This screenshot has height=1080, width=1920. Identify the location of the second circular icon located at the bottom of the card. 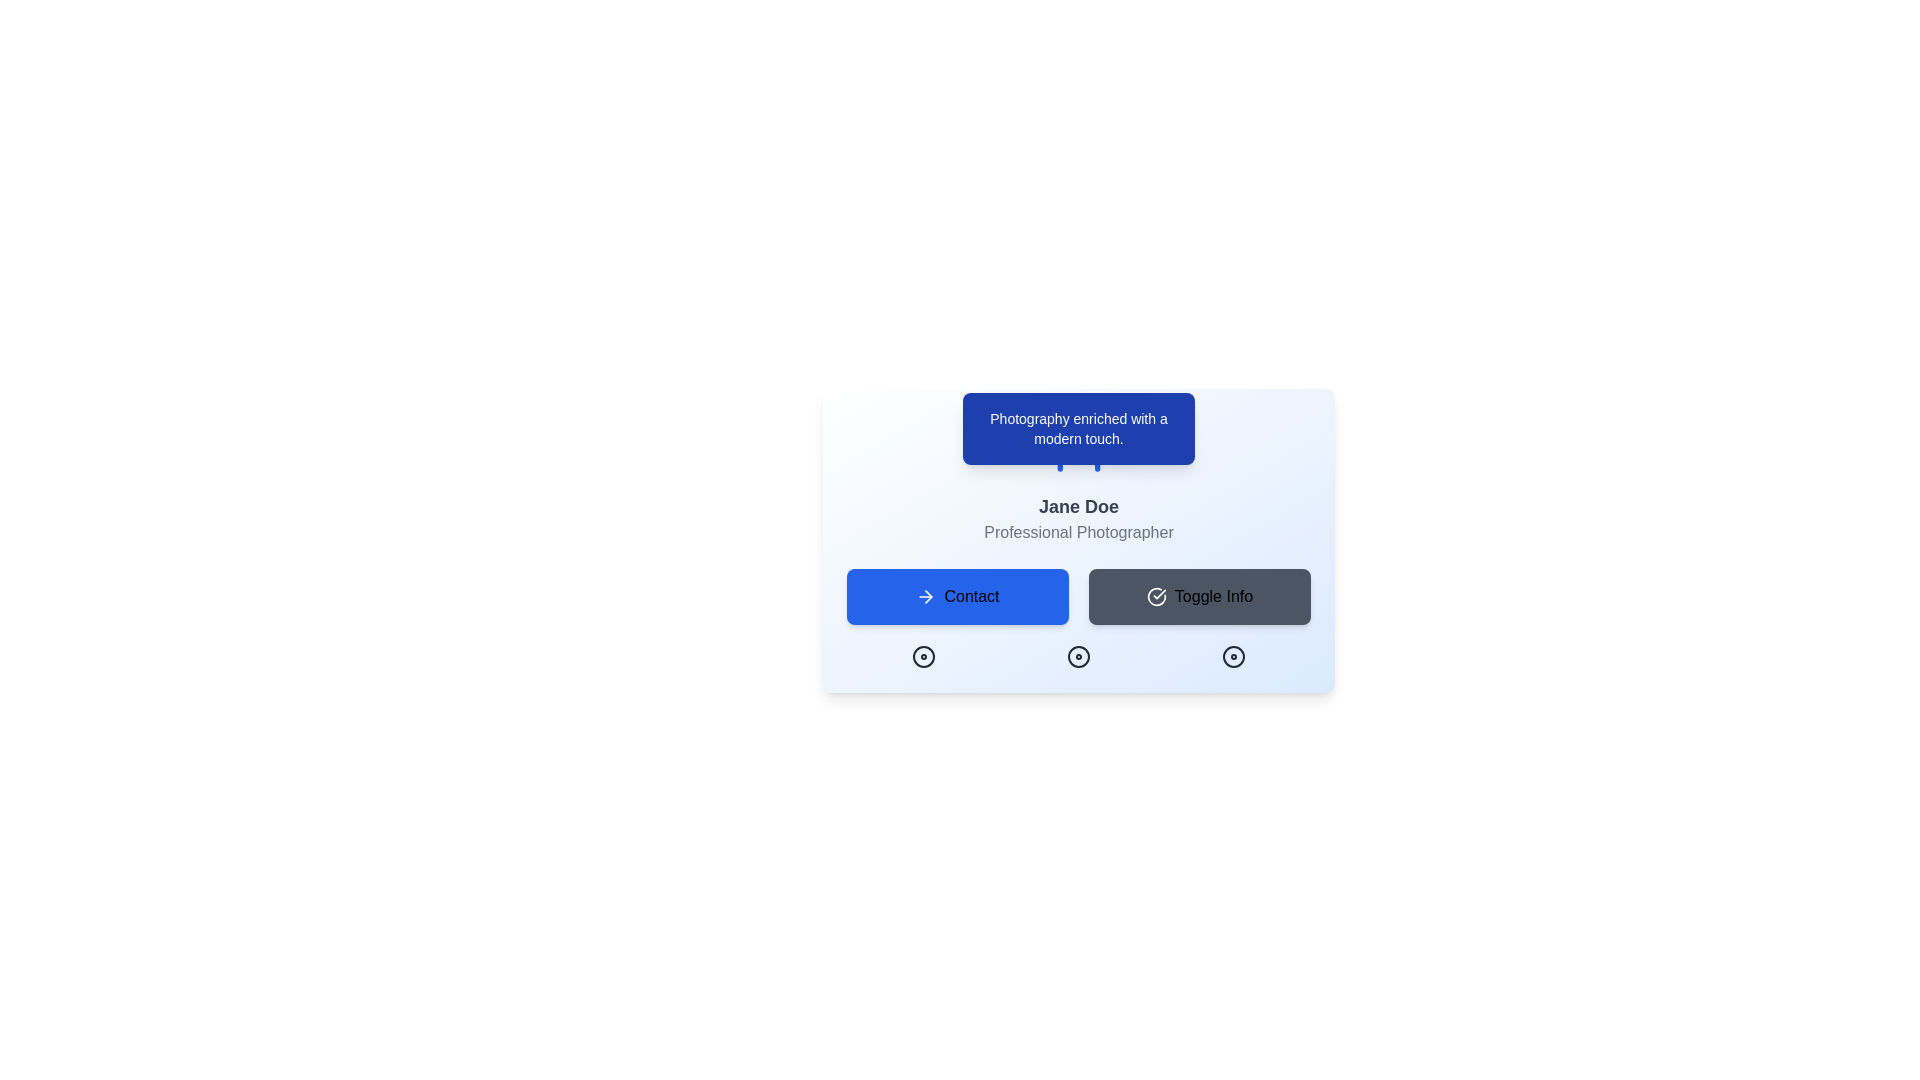
(1078, 656).